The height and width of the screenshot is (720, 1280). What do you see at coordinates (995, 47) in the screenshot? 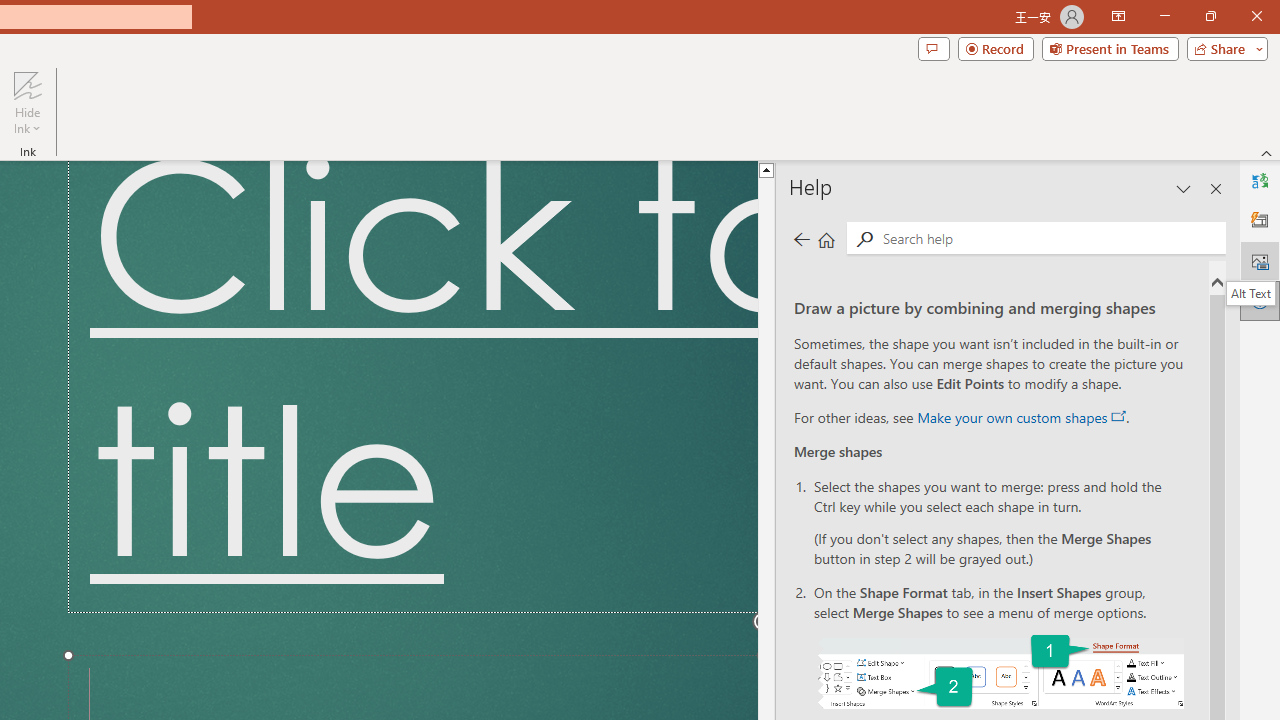
I see `'Record'` at bounding box center [995, 47].